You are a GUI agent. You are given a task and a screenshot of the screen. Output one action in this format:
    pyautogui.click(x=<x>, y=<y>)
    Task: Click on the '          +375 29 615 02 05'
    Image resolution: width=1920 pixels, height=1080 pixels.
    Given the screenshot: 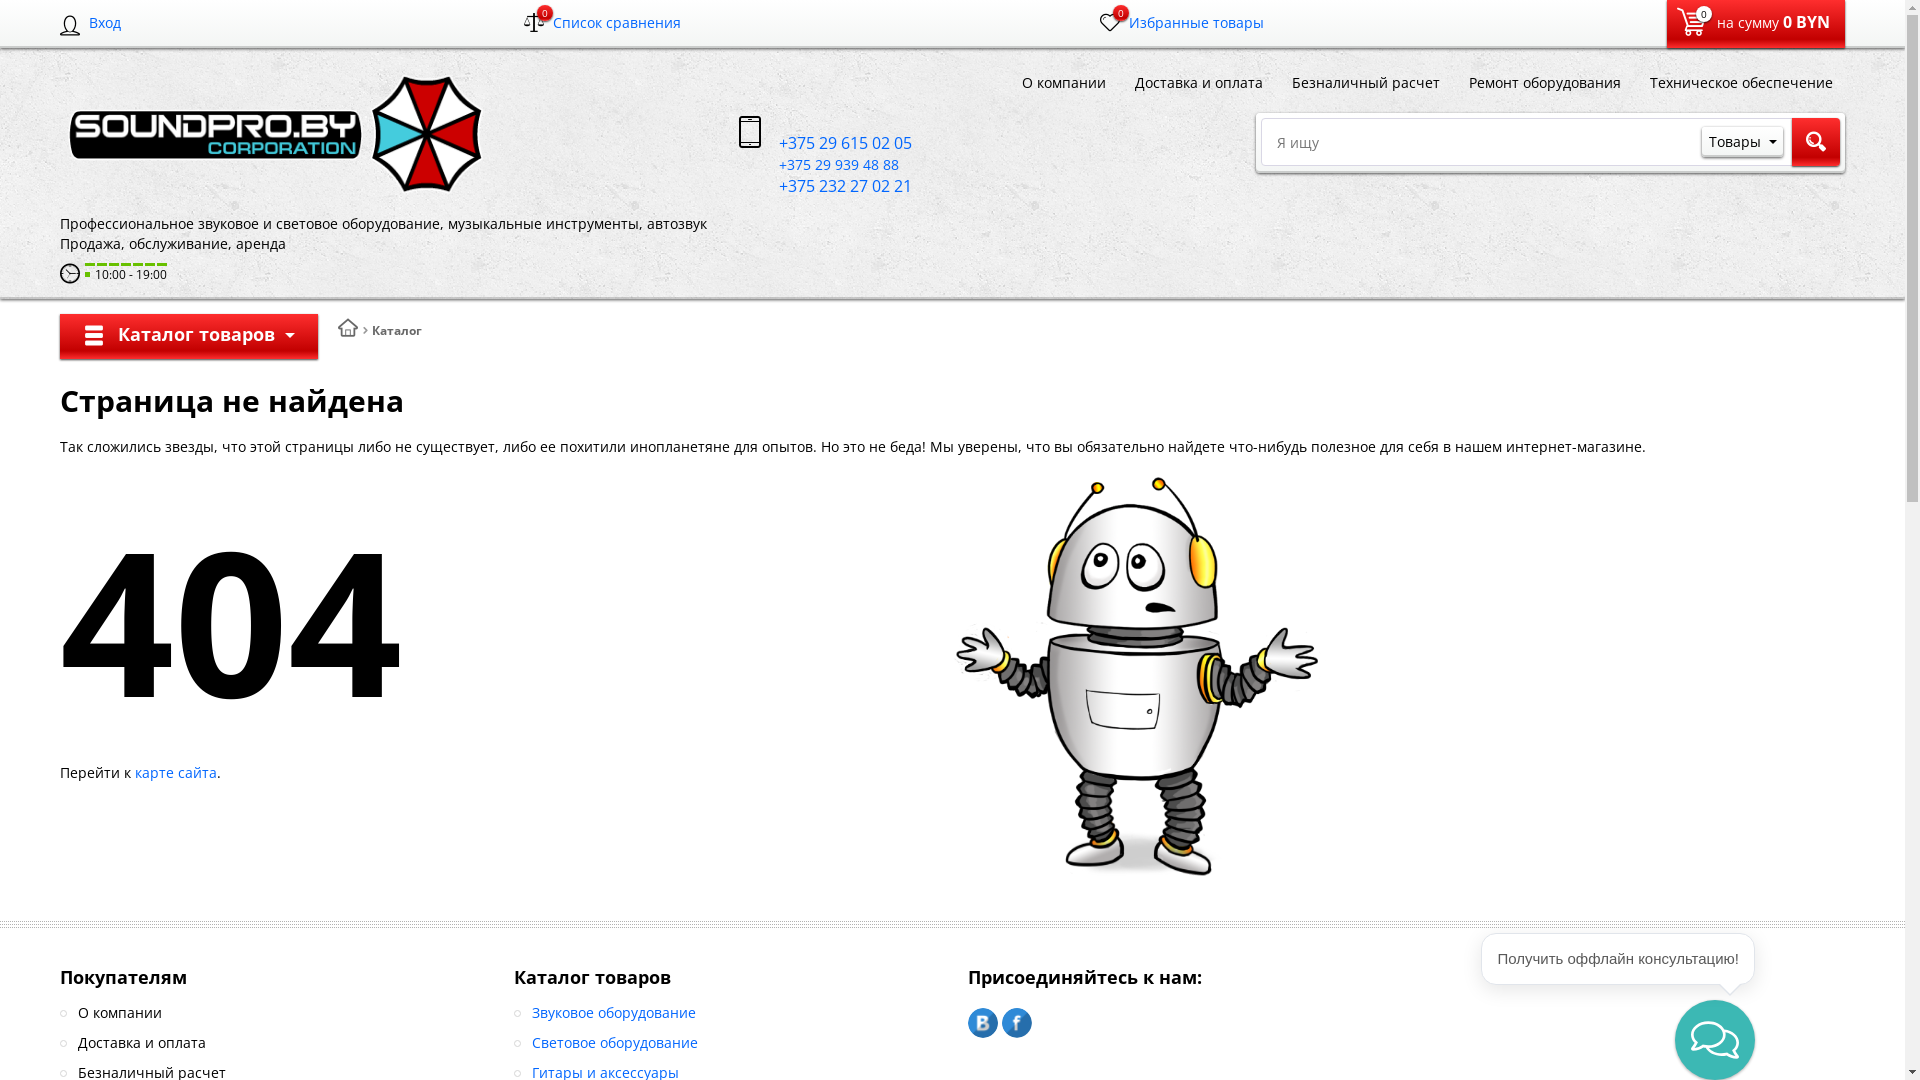 What is the action you would take?
    pyautogui.click(x=825, y=142)
    